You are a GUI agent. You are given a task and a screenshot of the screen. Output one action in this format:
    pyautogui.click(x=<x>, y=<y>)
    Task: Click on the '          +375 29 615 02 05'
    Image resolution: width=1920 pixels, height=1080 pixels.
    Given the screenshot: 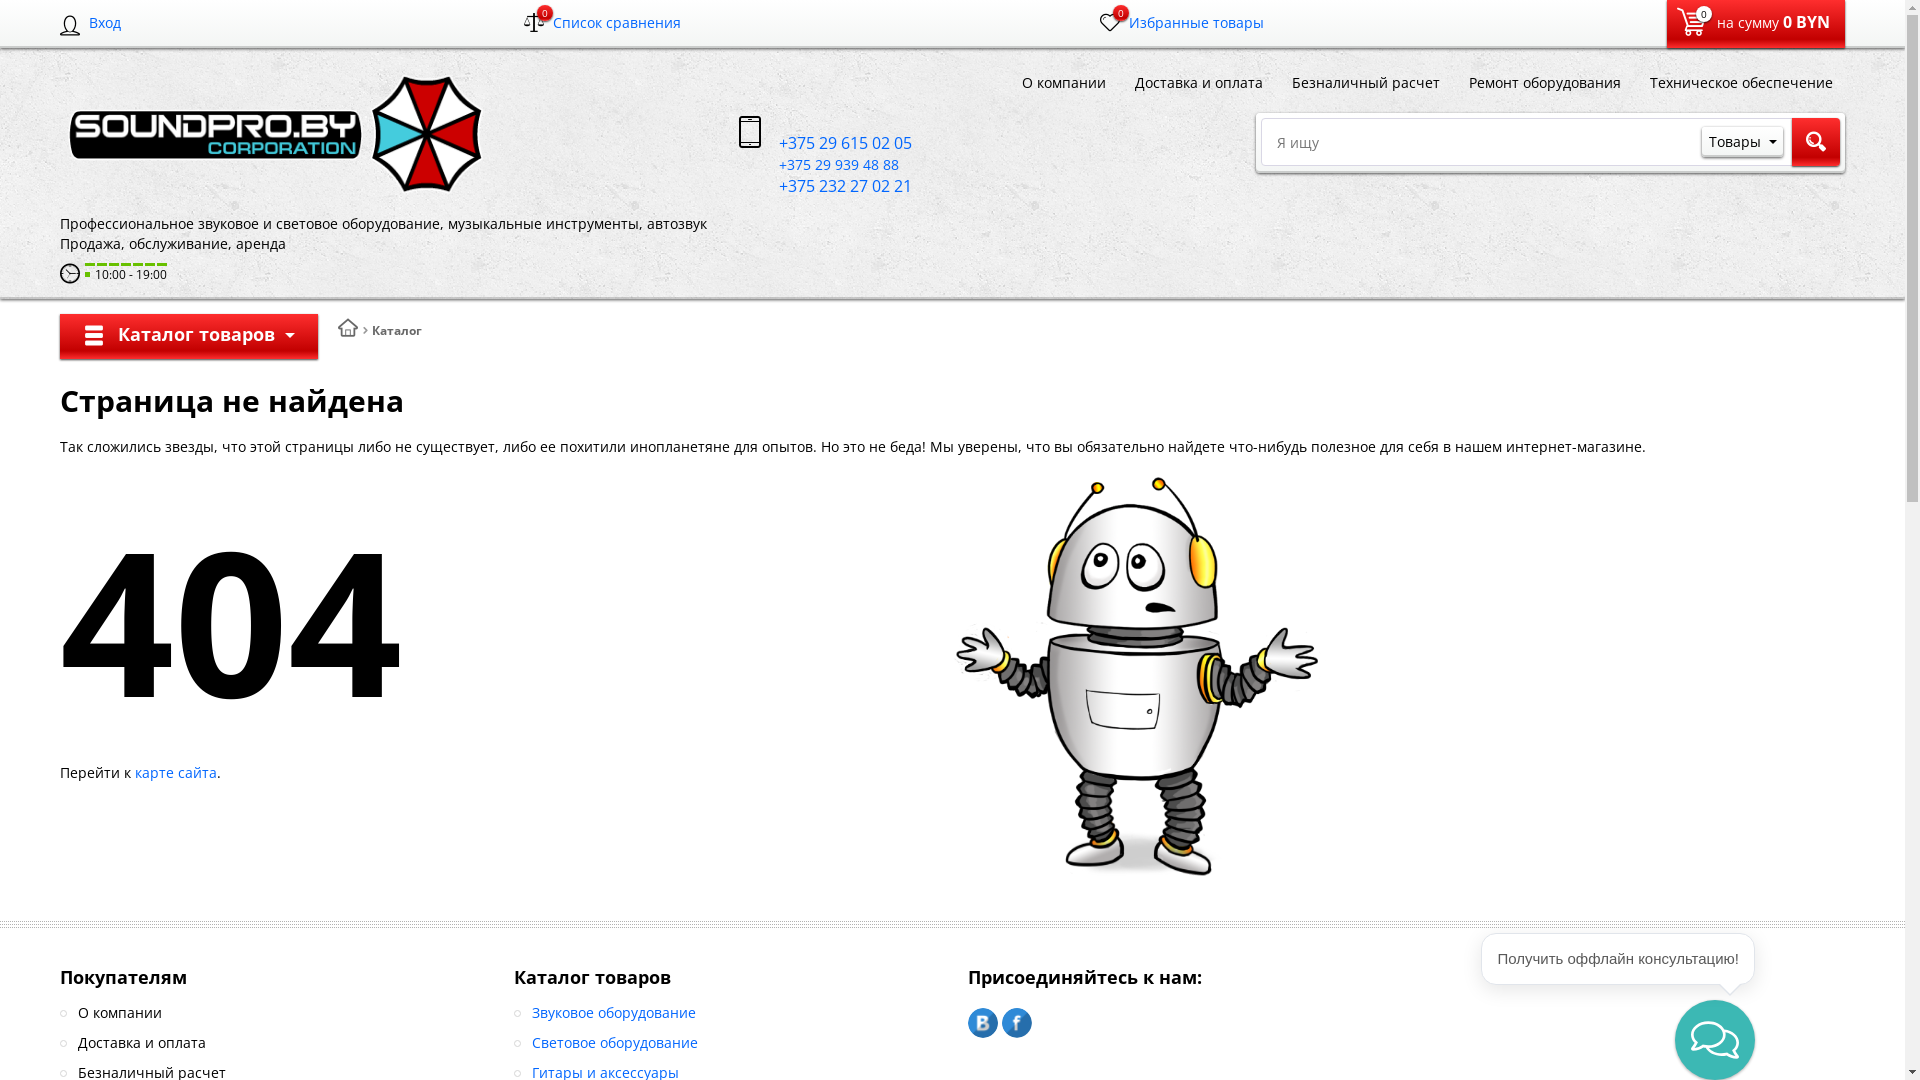 What is the action you would take?
    pyautogui.click(x=825, y=142)
    